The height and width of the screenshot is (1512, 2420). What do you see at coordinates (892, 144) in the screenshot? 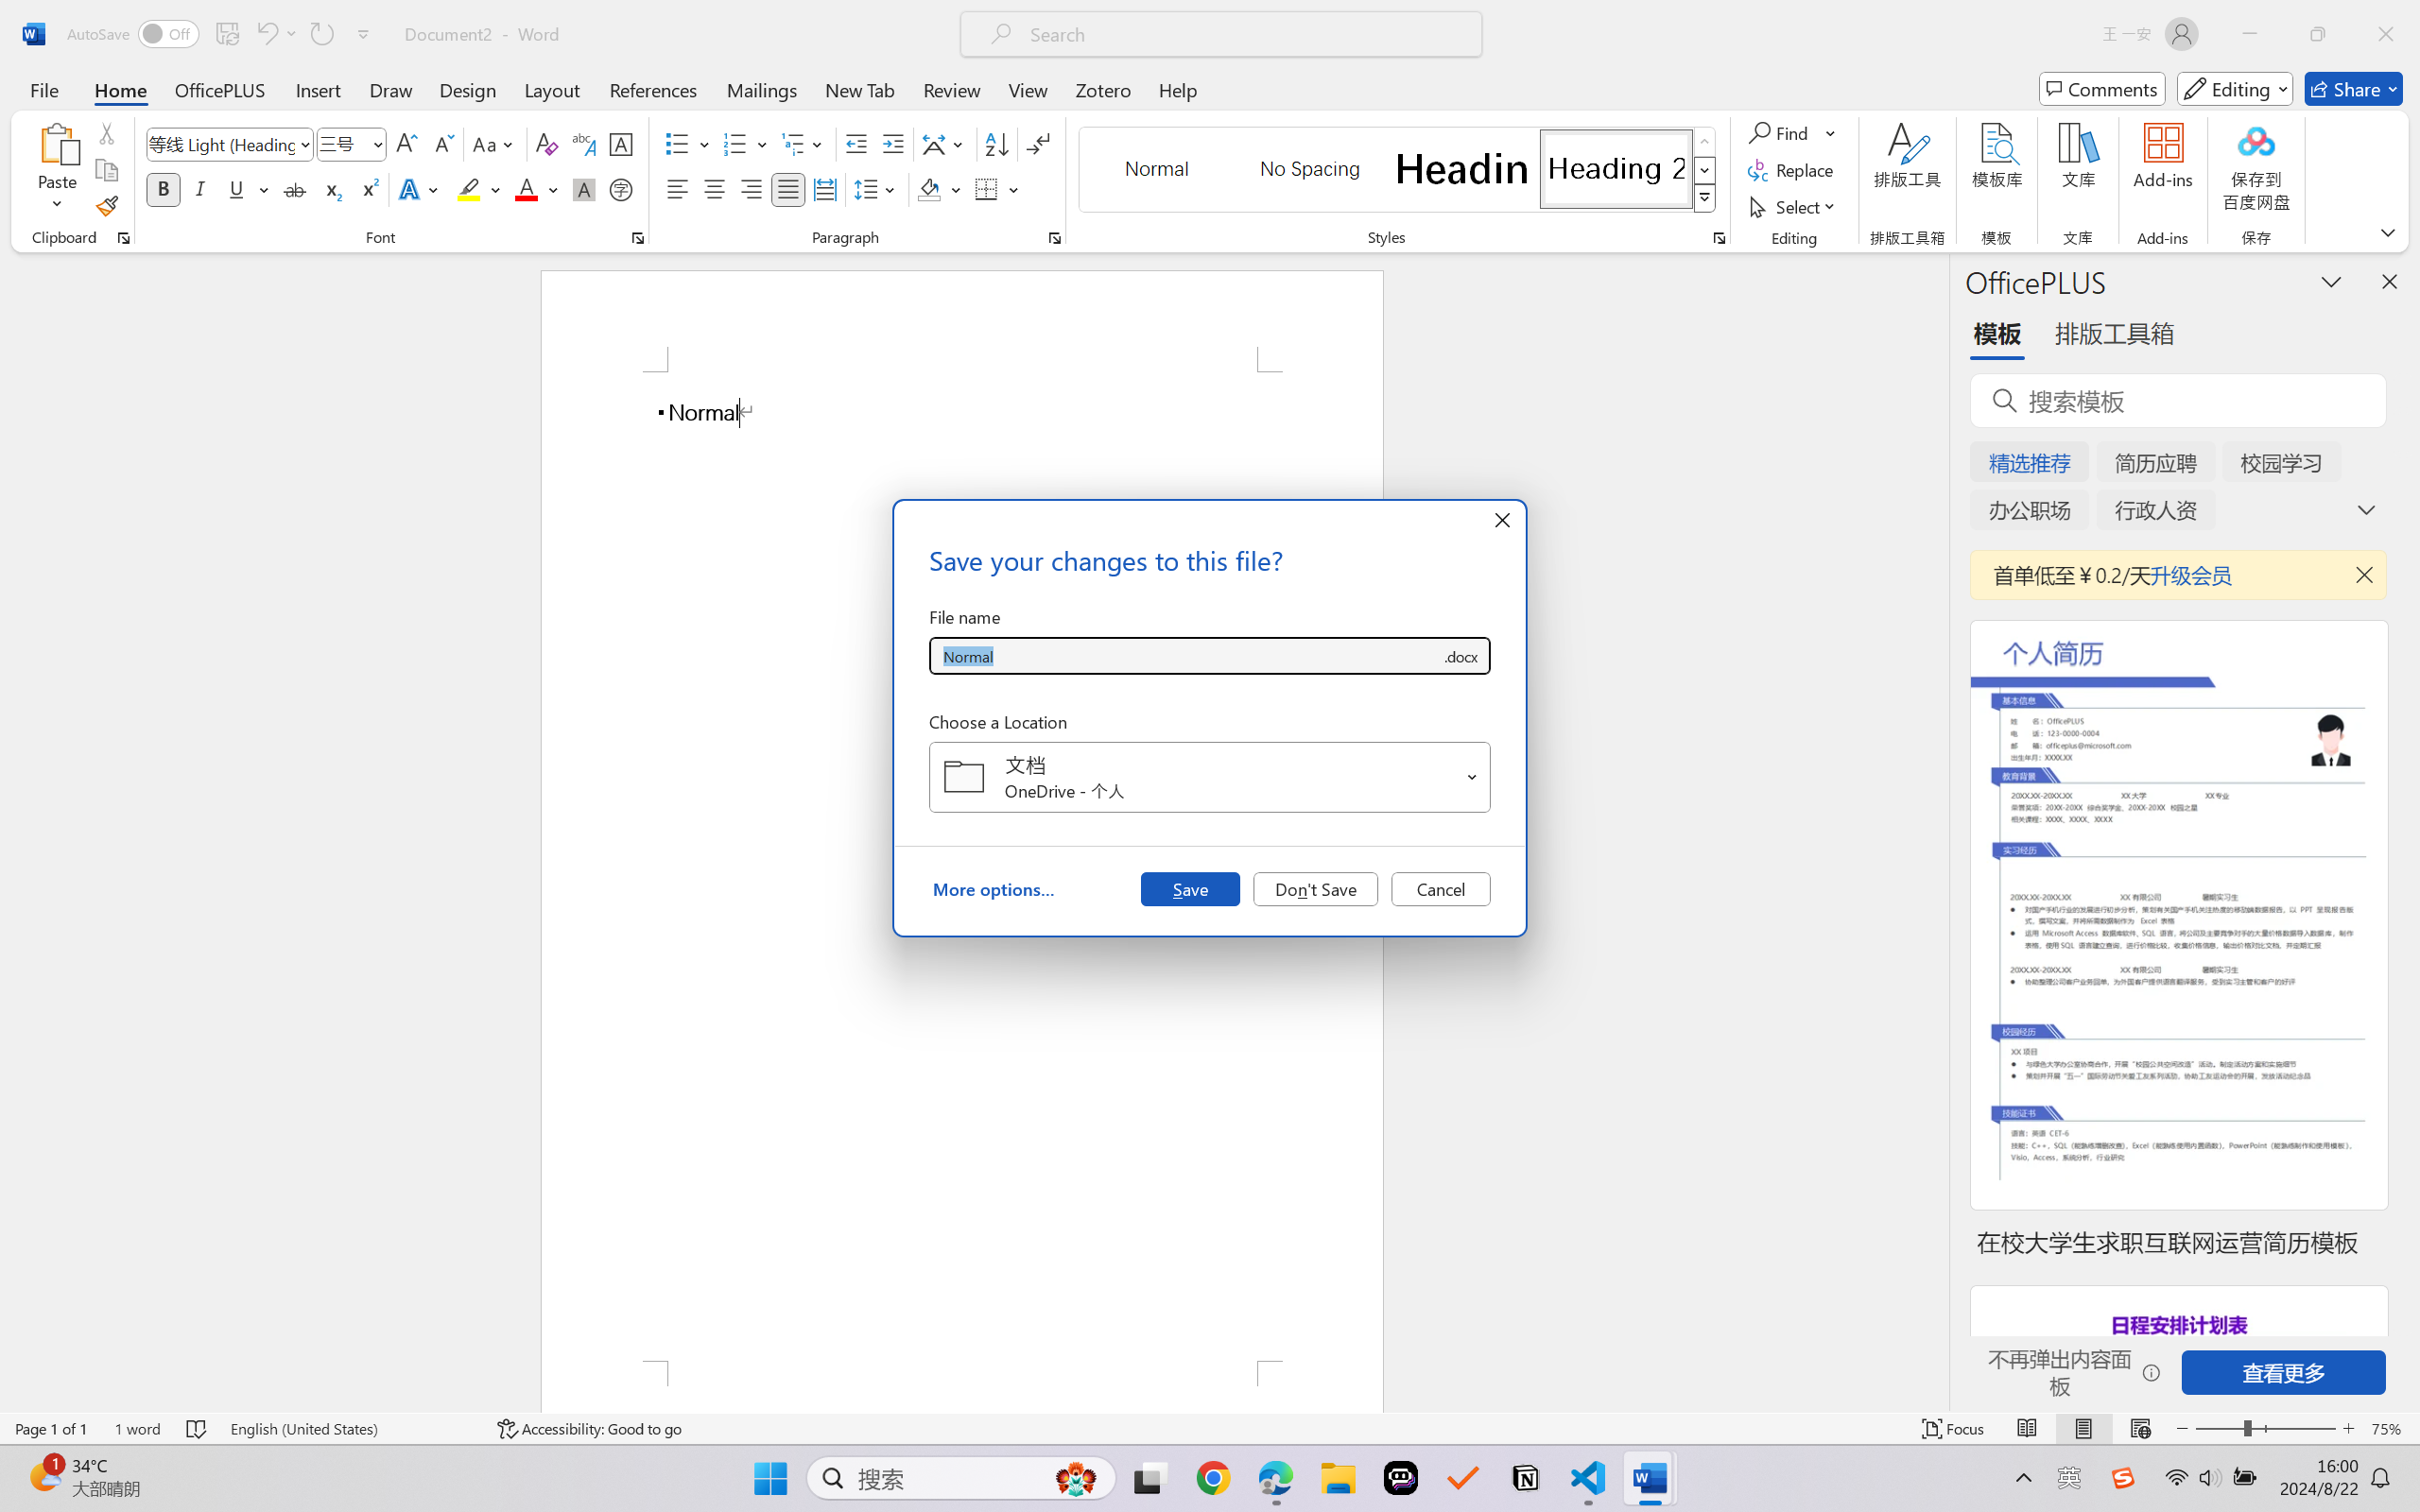
I see `'Increase Indent'` at bounding box center [892, 144].